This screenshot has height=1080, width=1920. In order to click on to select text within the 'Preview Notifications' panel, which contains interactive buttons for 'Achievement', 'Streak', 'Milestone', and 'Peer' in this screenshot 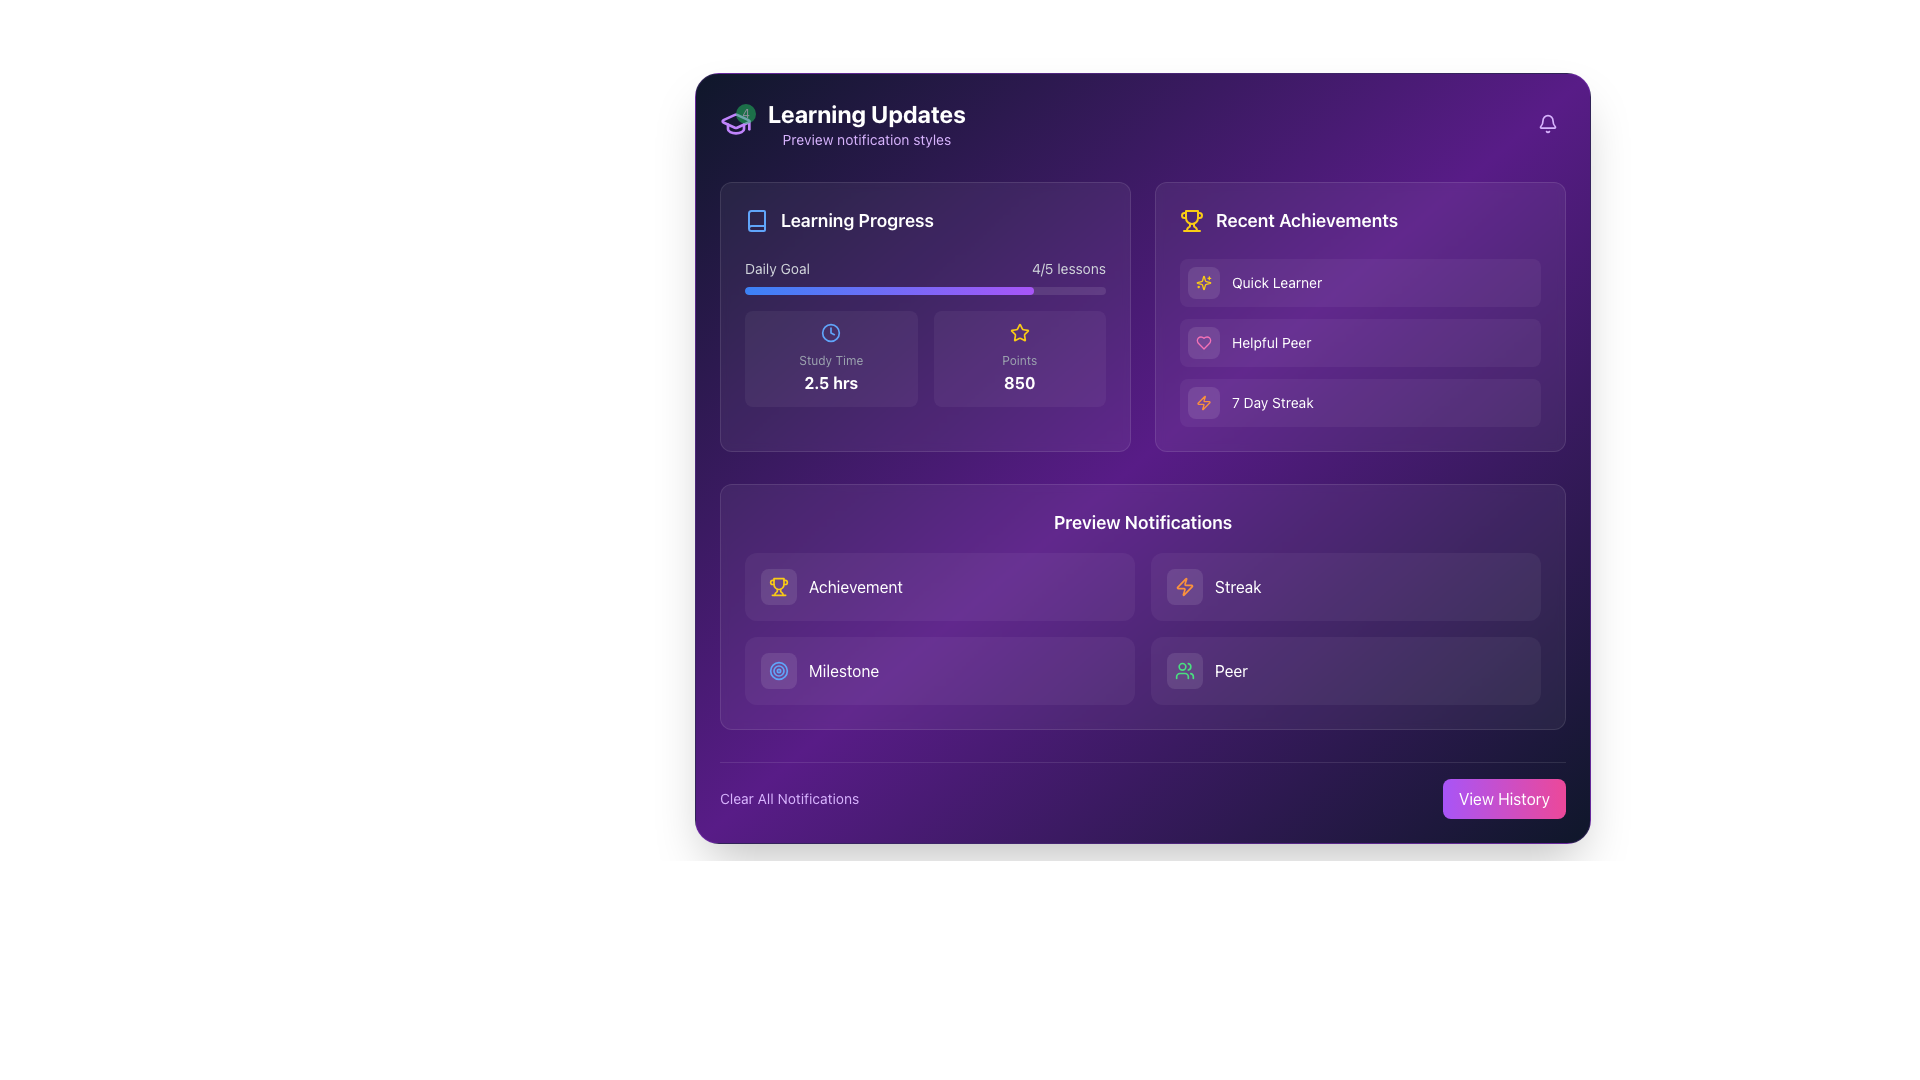, I will do `click(1142, 605)`.